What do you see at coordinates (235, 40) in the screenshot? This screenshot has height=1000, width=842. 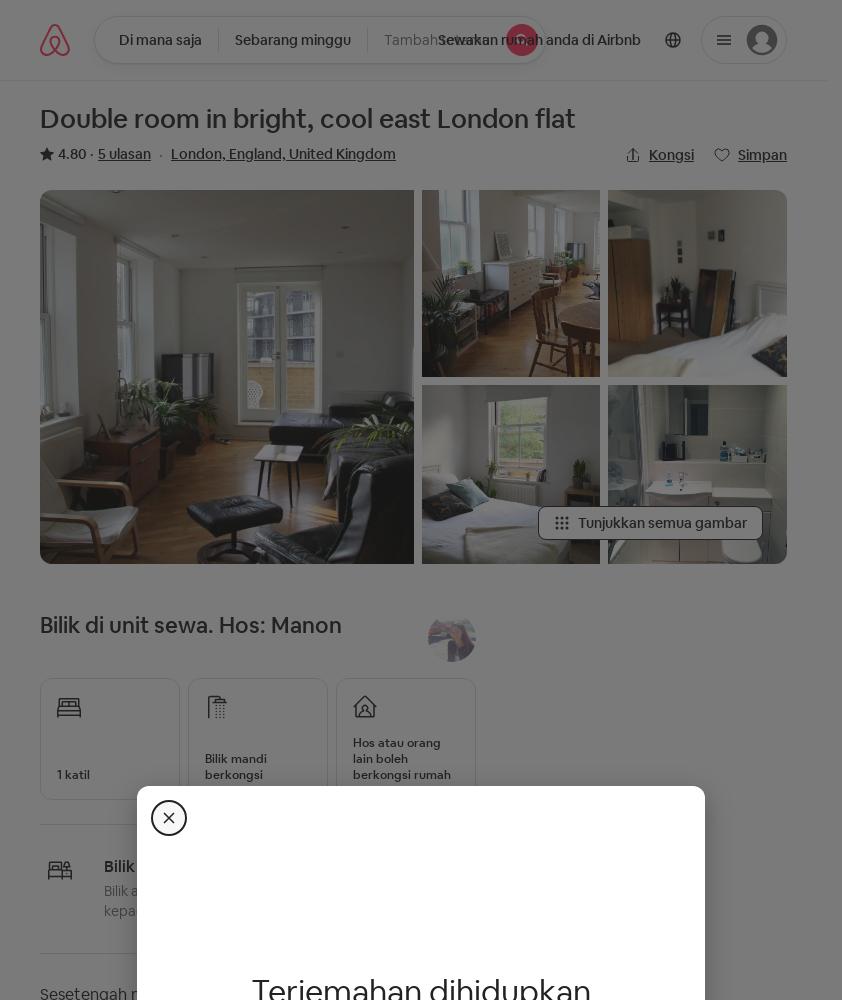 I see `'Sebarang minggu'` at bounding box center [235, 40].